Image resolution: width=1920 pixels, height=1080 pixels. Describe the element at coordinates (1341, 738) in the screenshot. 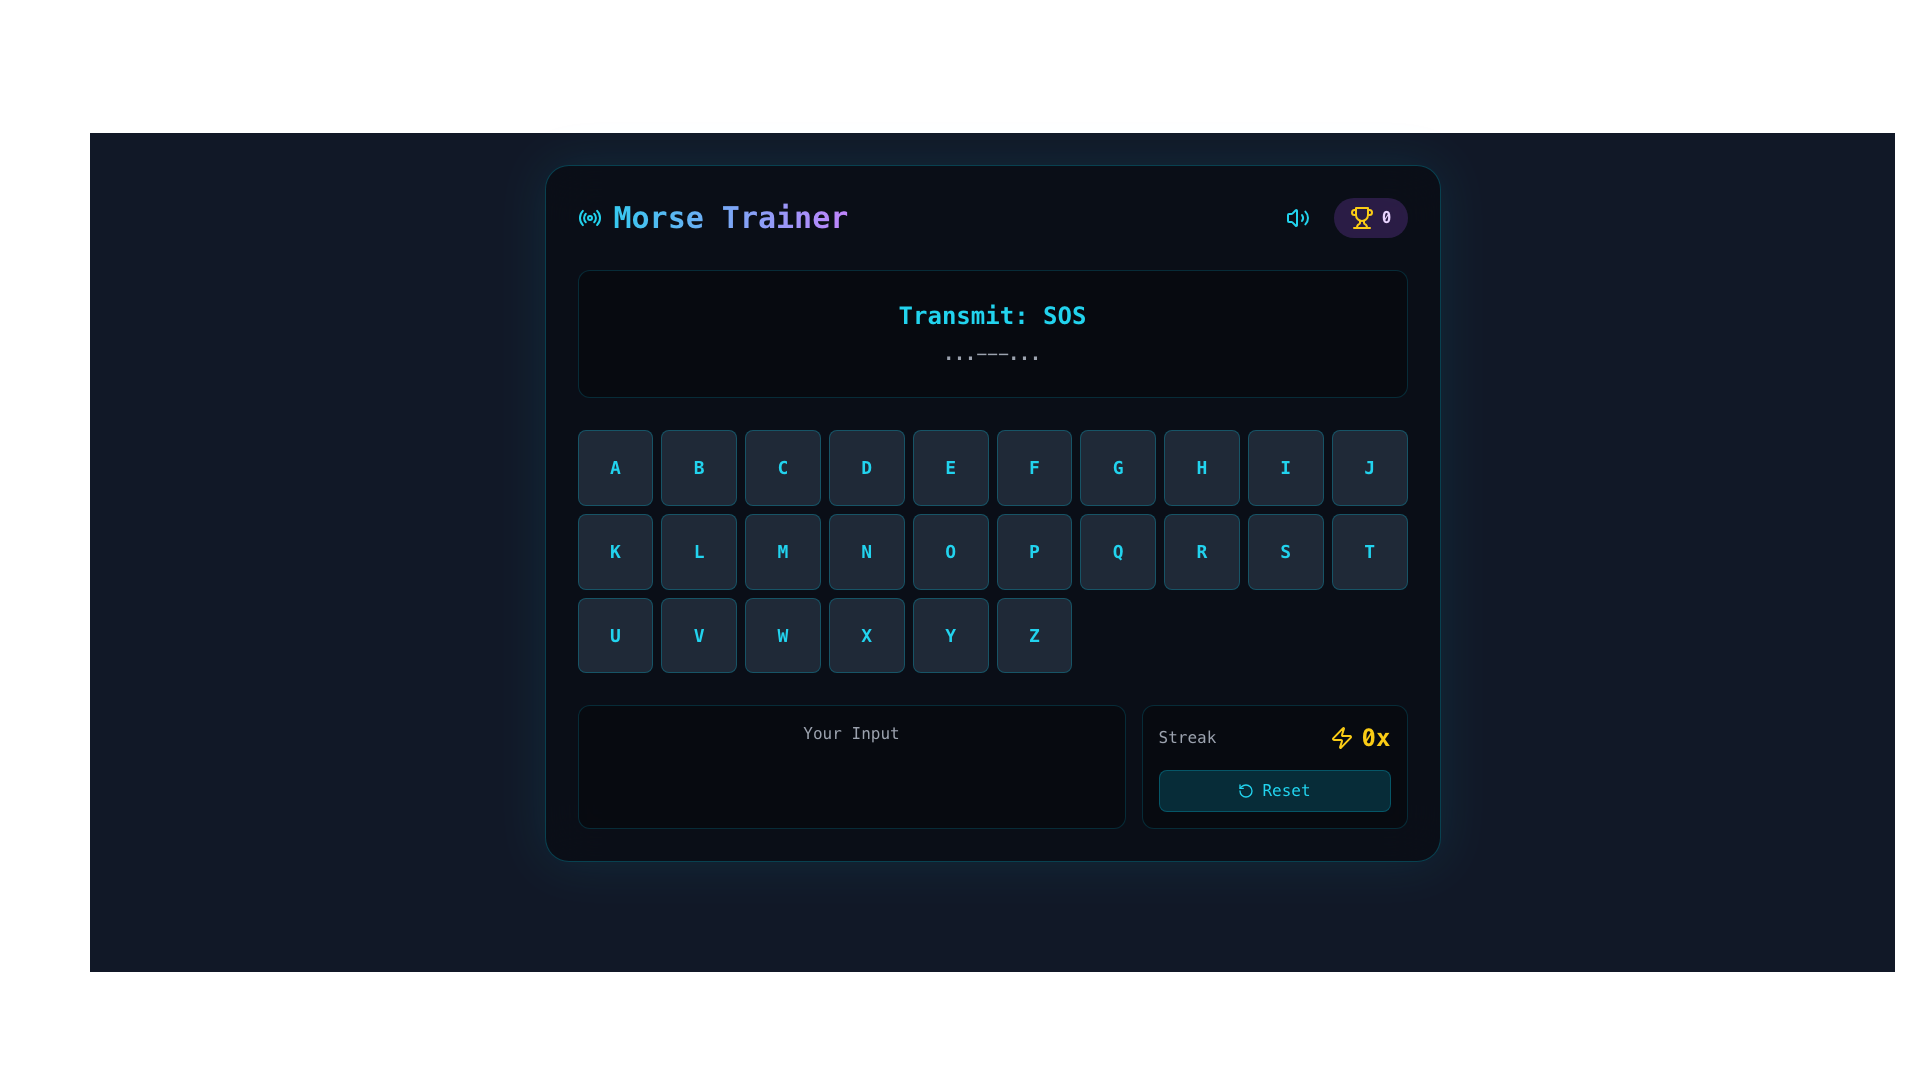

I see `the icon located at the bottom right corner of the interface, which is the leftmost element in the row preceding the bold text '0x'. This icon serves as a visual indicator related to the numeric counter` at that location.